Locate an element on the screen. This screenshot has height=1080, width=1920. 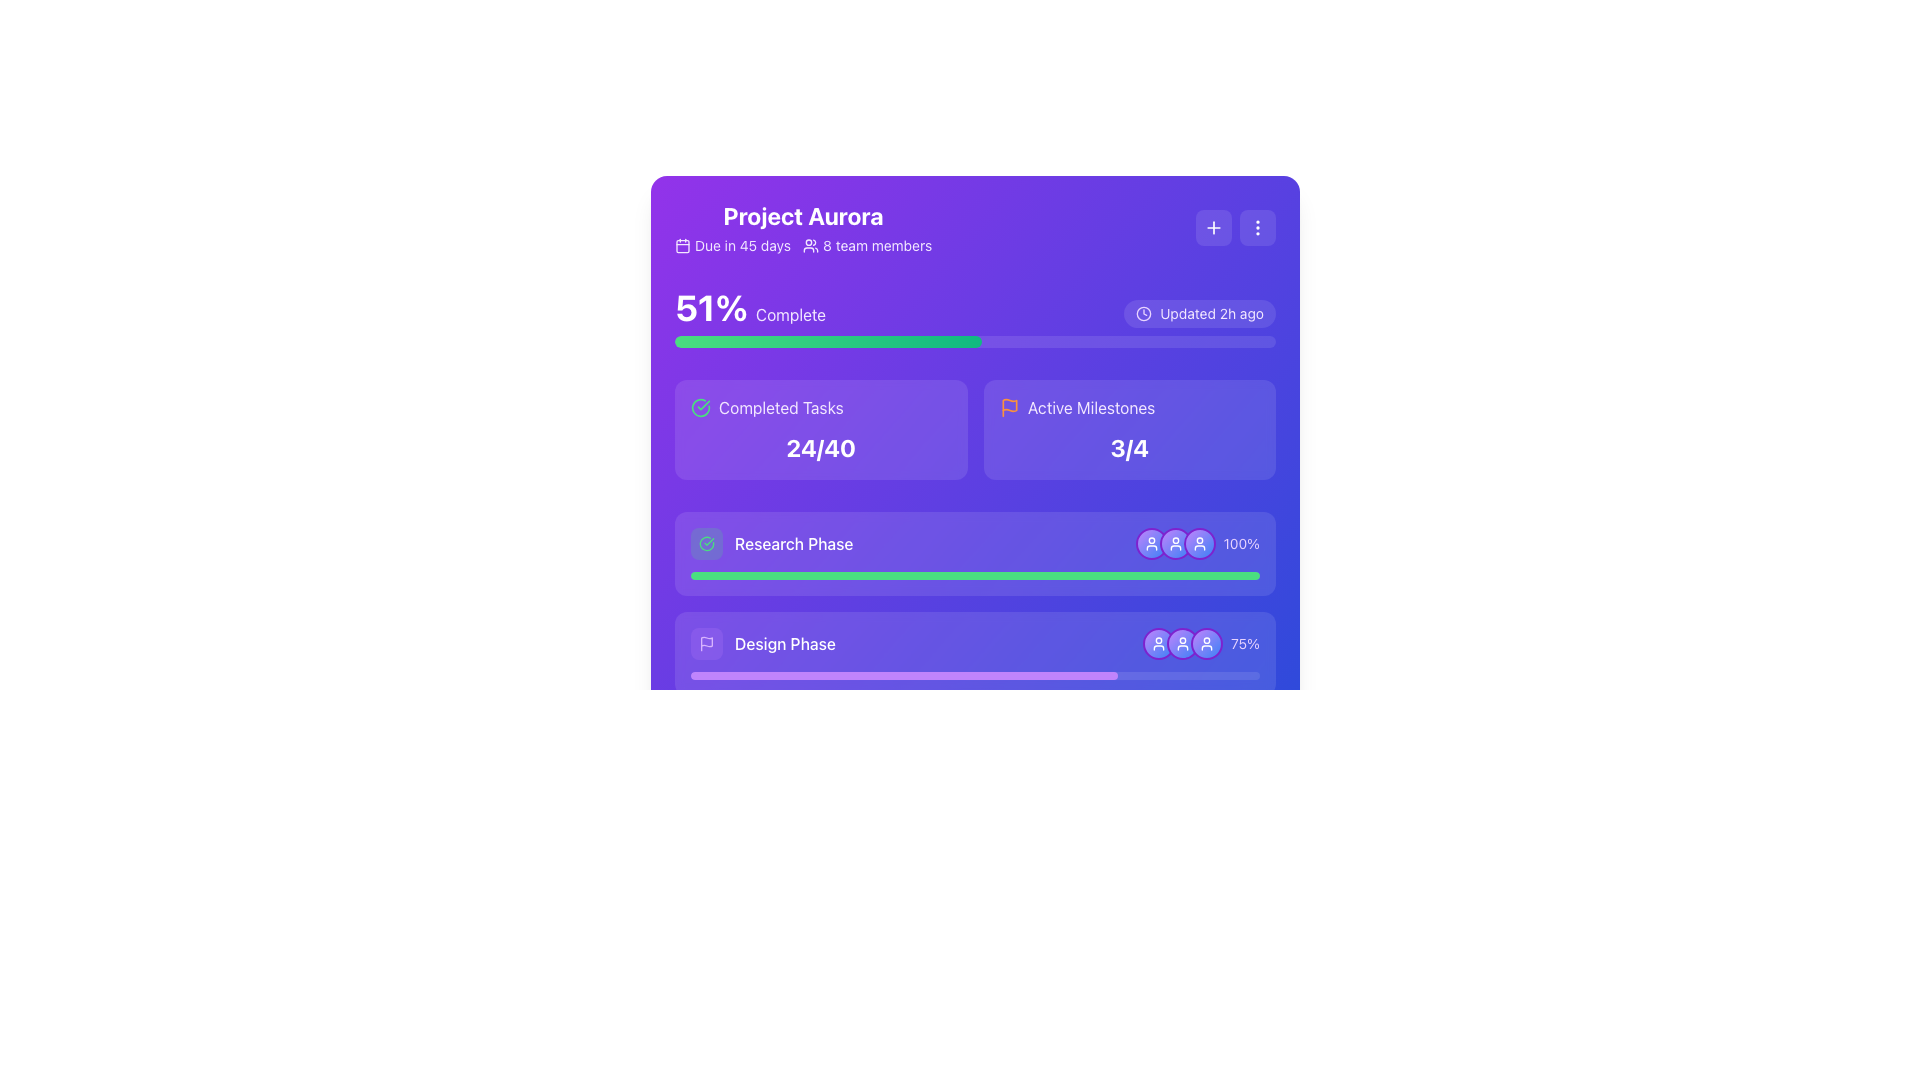
the user profile or avatar icon, which is the first of three circular icons in the 'Design Phase' section, located to the right above the 75% progress indicator is located at coordinates (1158, 644).